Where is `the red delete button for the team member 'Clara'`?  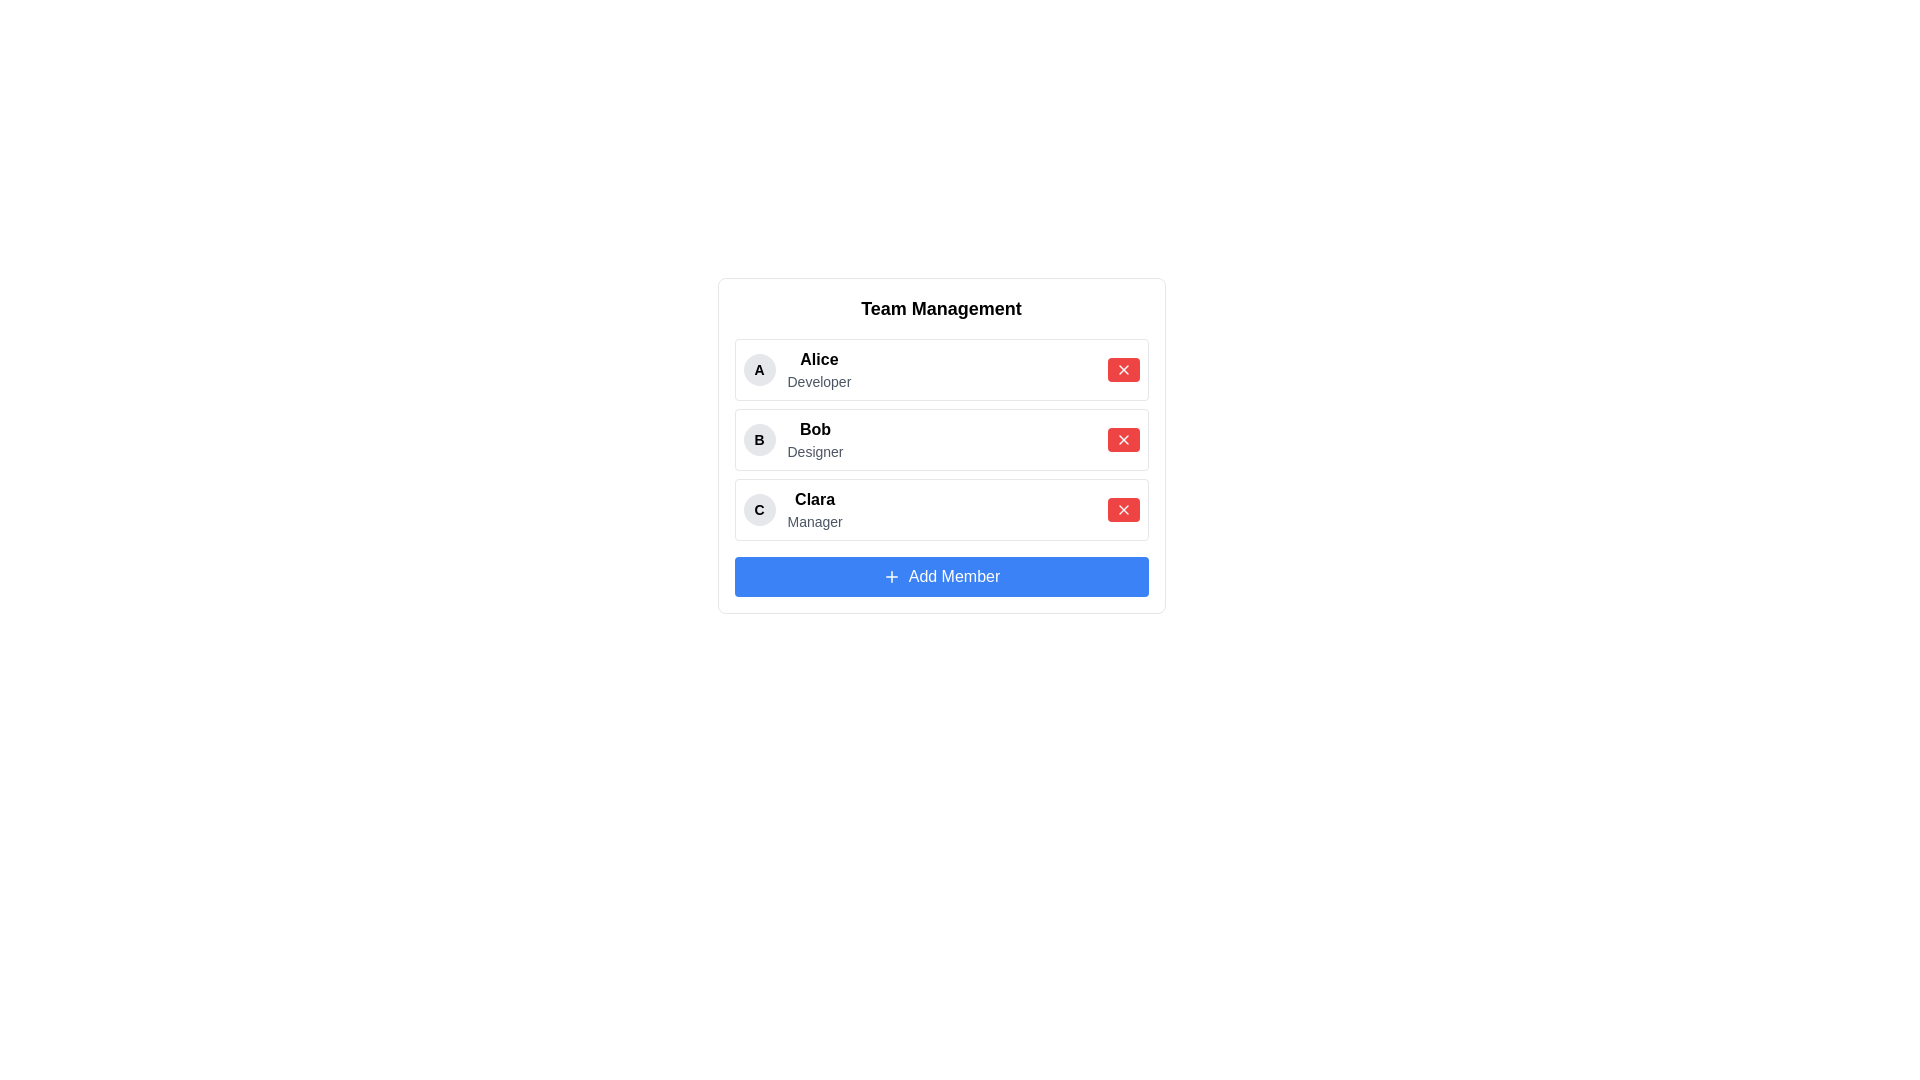 the red delete button for the team member 'Clara' is located at coordinates (1123, 508).